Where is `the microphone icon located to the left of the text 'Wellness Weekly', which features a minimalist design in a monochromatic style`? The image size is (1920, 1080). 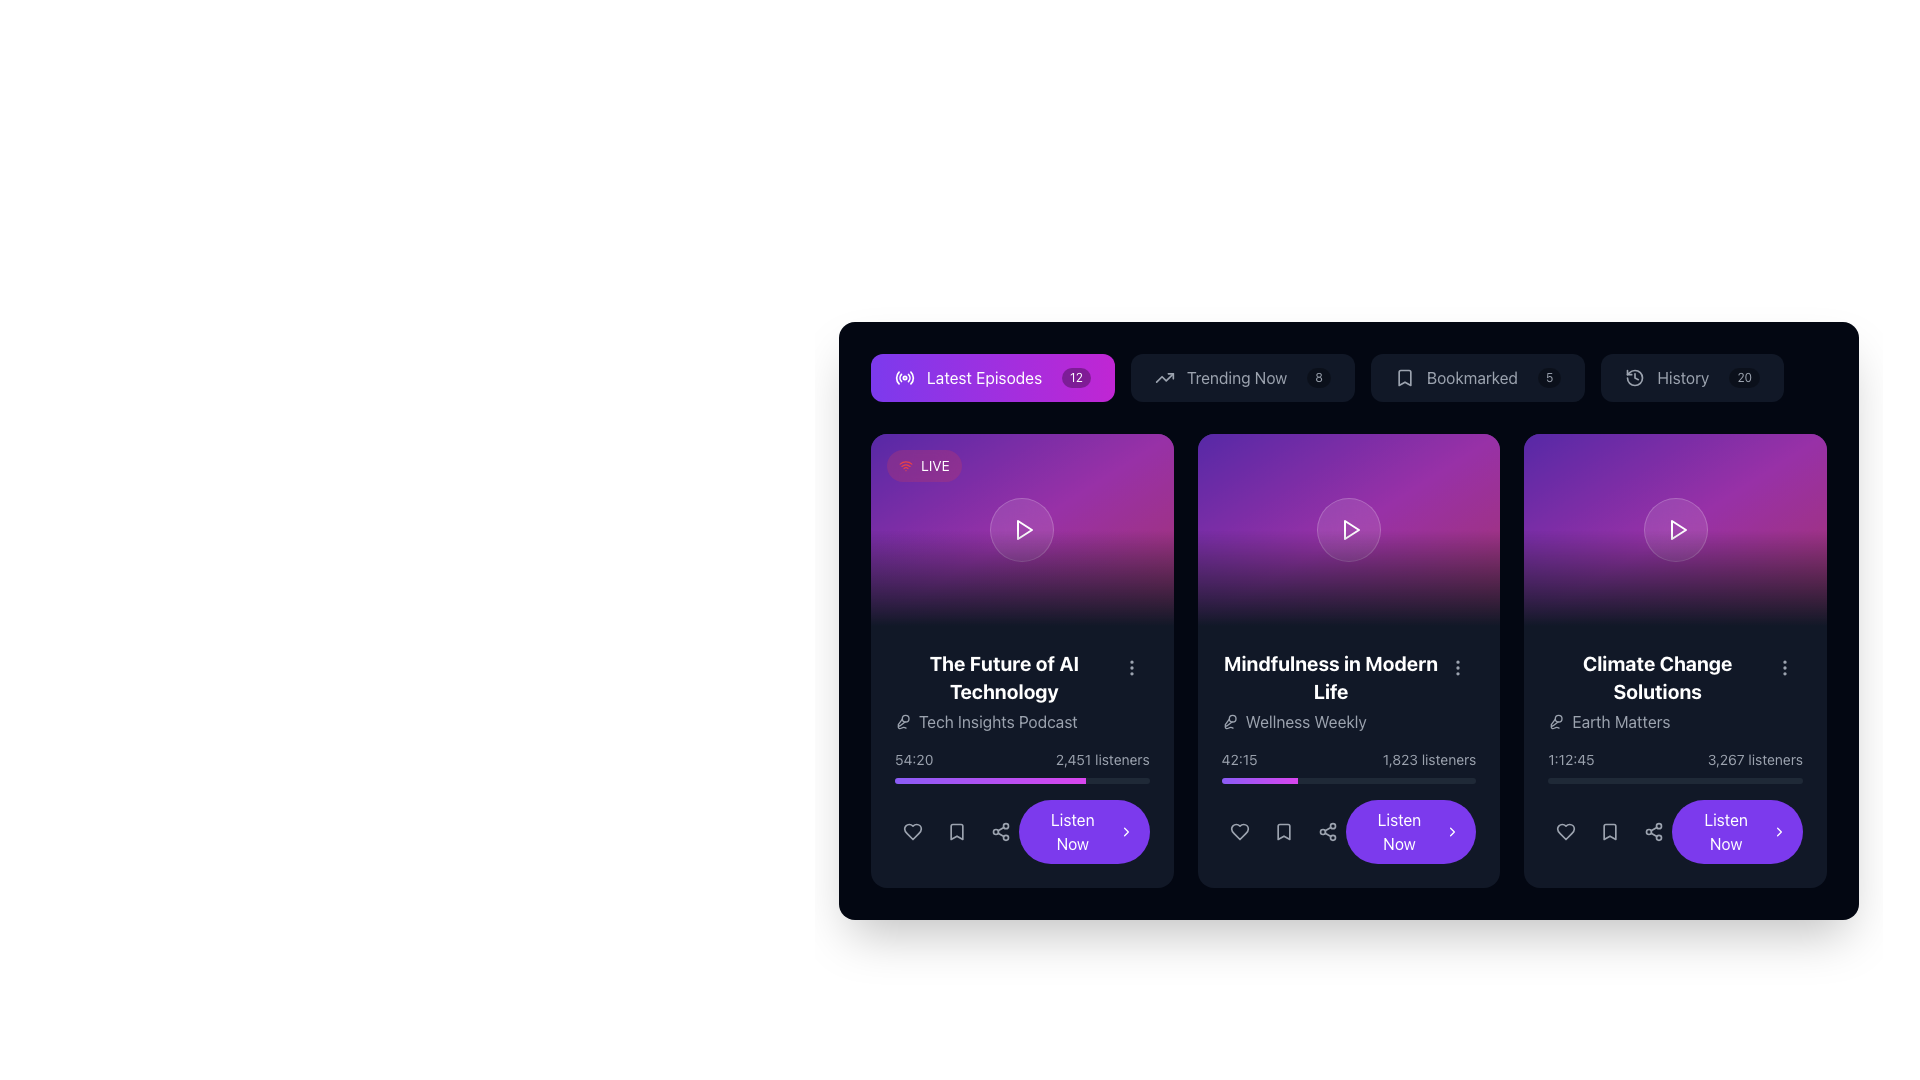
the microphone icon located to the left of the text 'Wellness Weekly', which features a minimalist design in a monochromatic style is located at coordinates (1228, 721).